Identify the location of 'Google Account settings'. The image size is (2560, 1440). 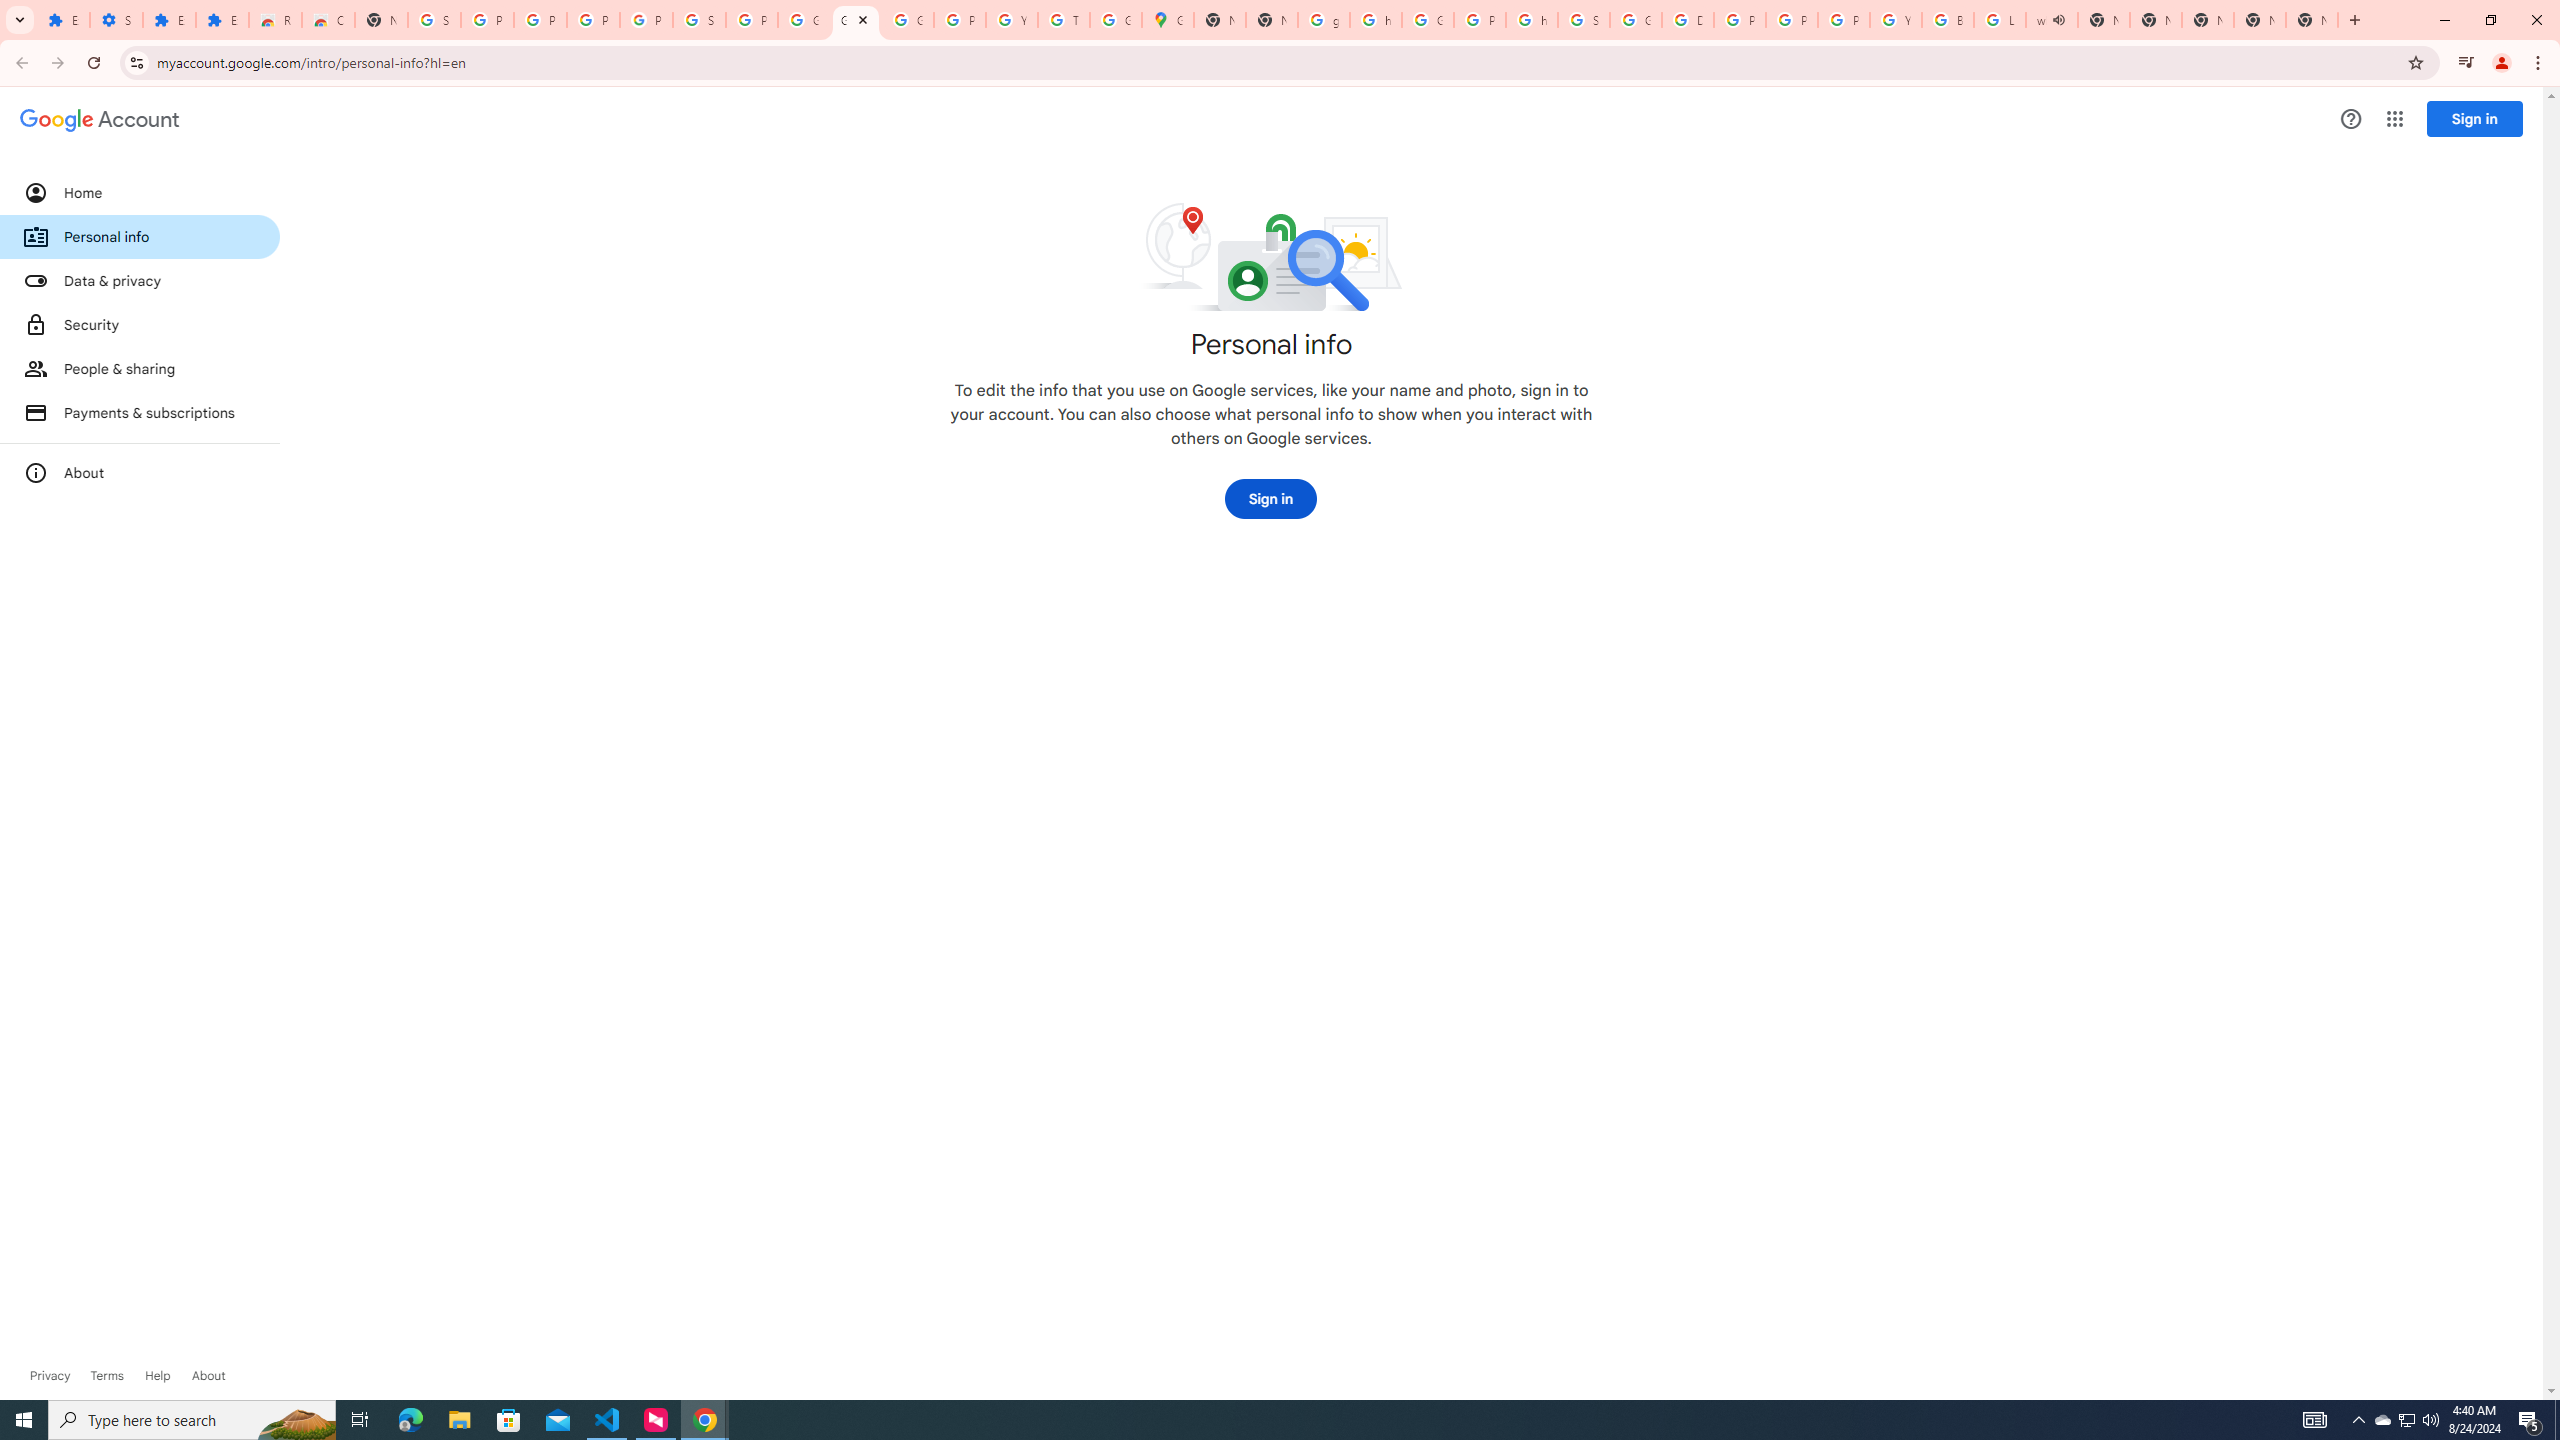
(98, 119).